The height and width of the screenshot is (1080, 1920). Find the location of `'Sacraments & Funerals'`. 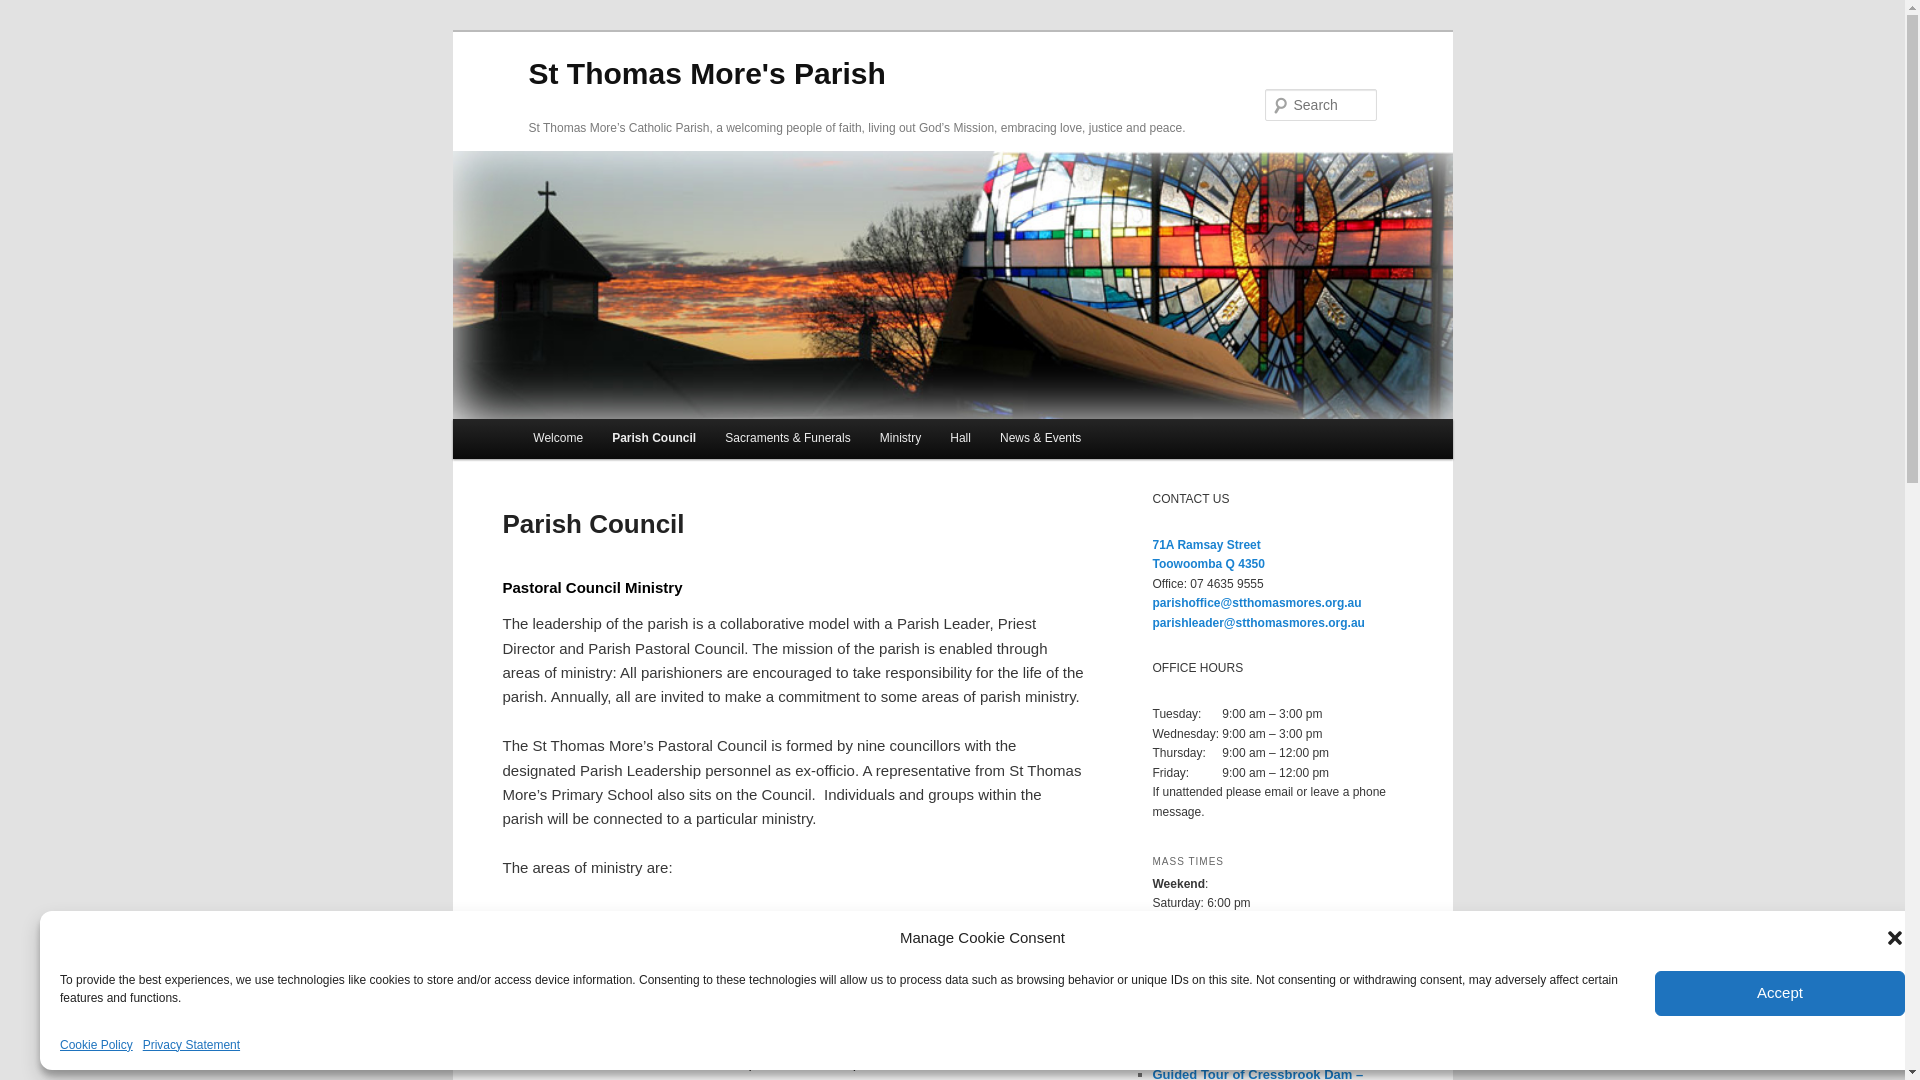

'Sacraments & Funerals' is located at coordinates (786, 438).